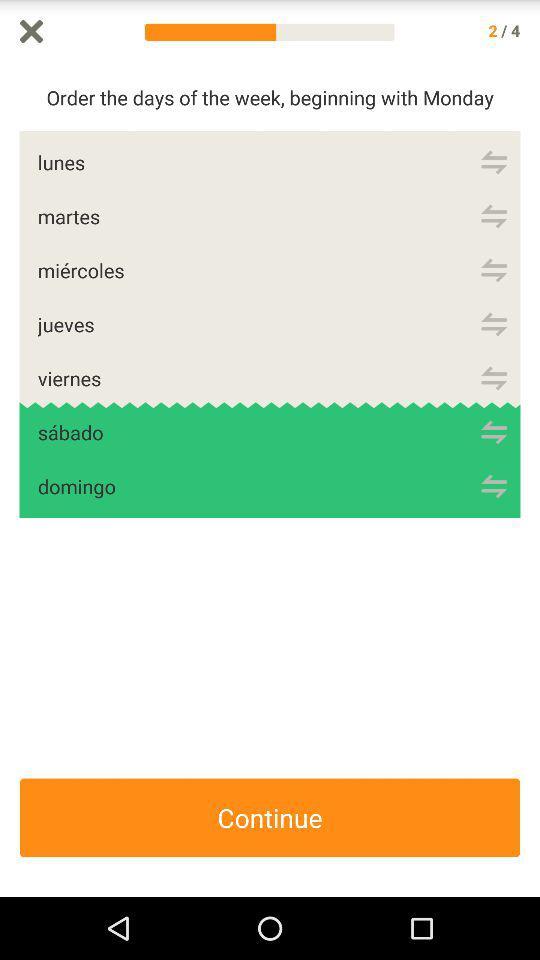 This screenshot has height=960, width=540. Describe the element at coordinates (492, 161) in the screenshot. I see `the icon which is right to lunes` at that location.